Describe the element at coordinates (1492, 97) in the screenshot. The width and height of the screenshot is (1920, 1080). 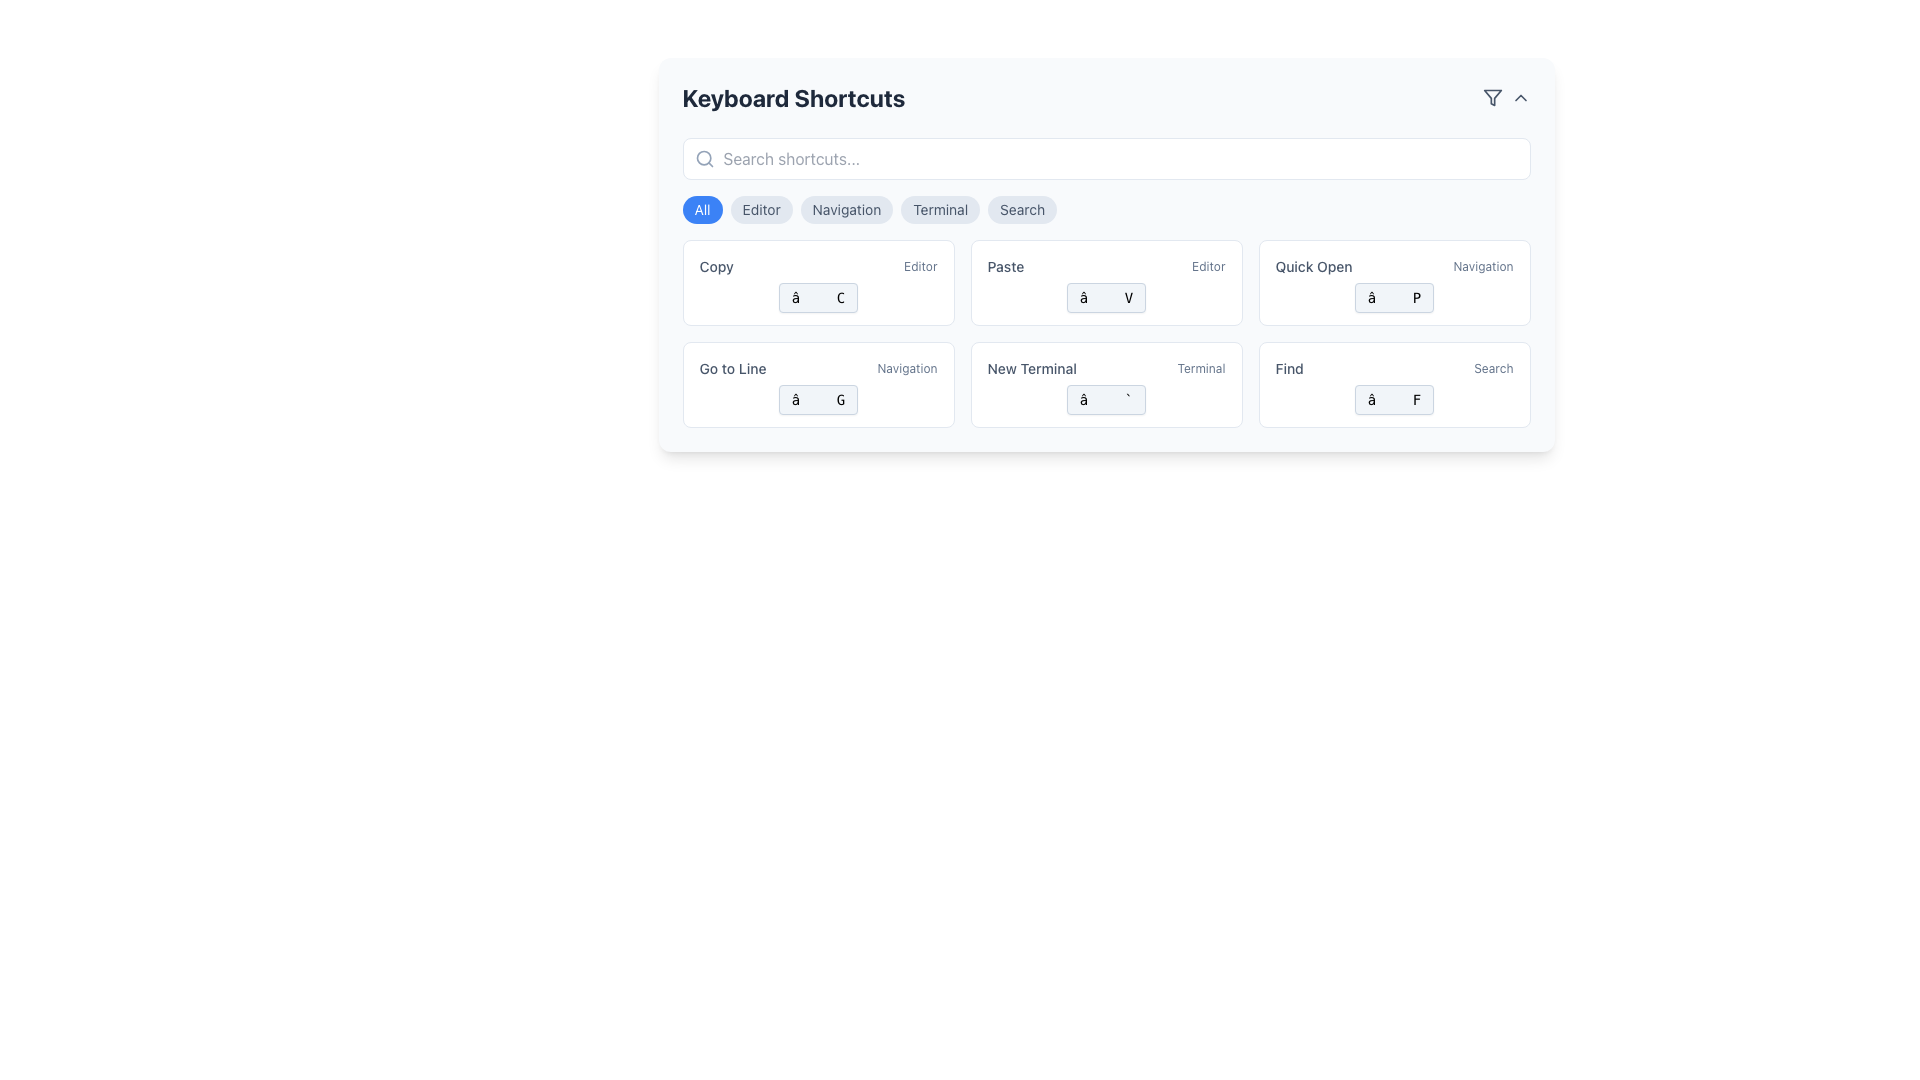
I see `the filter icon located at the top right corner of the interface` at that location.